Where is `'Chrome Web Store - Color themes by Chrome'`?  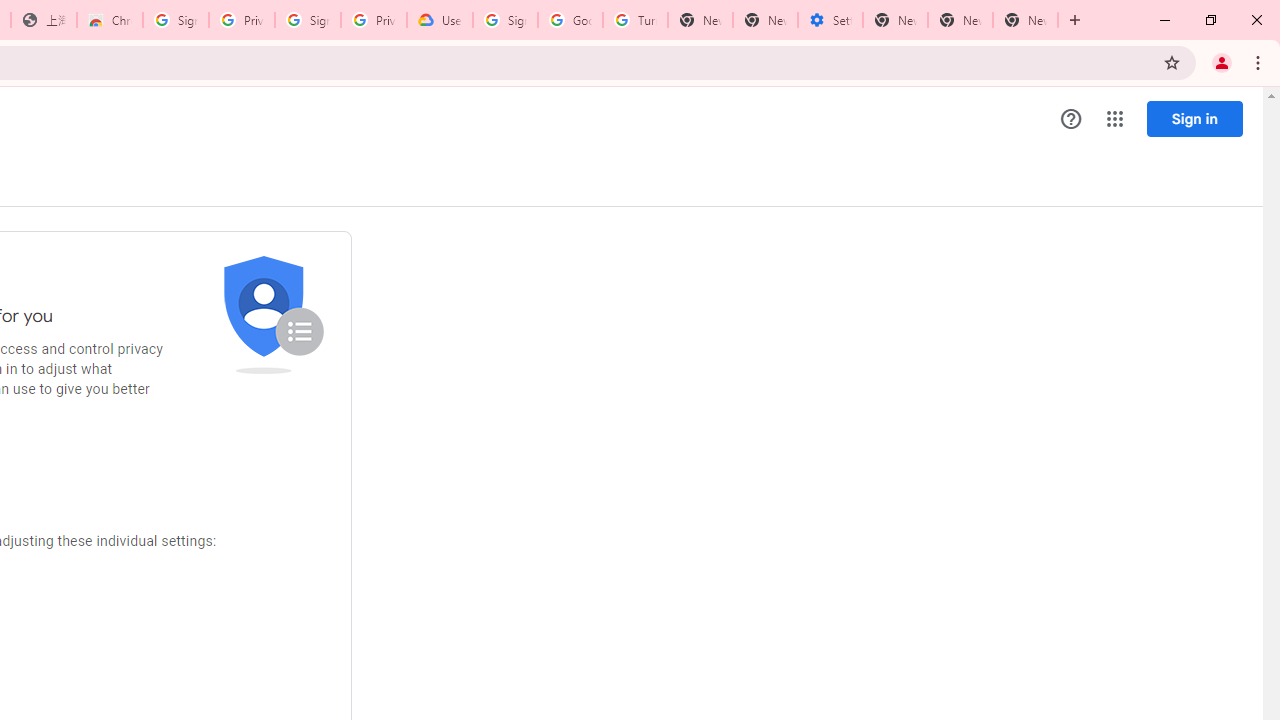 'Chrome Web Store - Color themes by Chrome' is located at coordinates (109, 20).